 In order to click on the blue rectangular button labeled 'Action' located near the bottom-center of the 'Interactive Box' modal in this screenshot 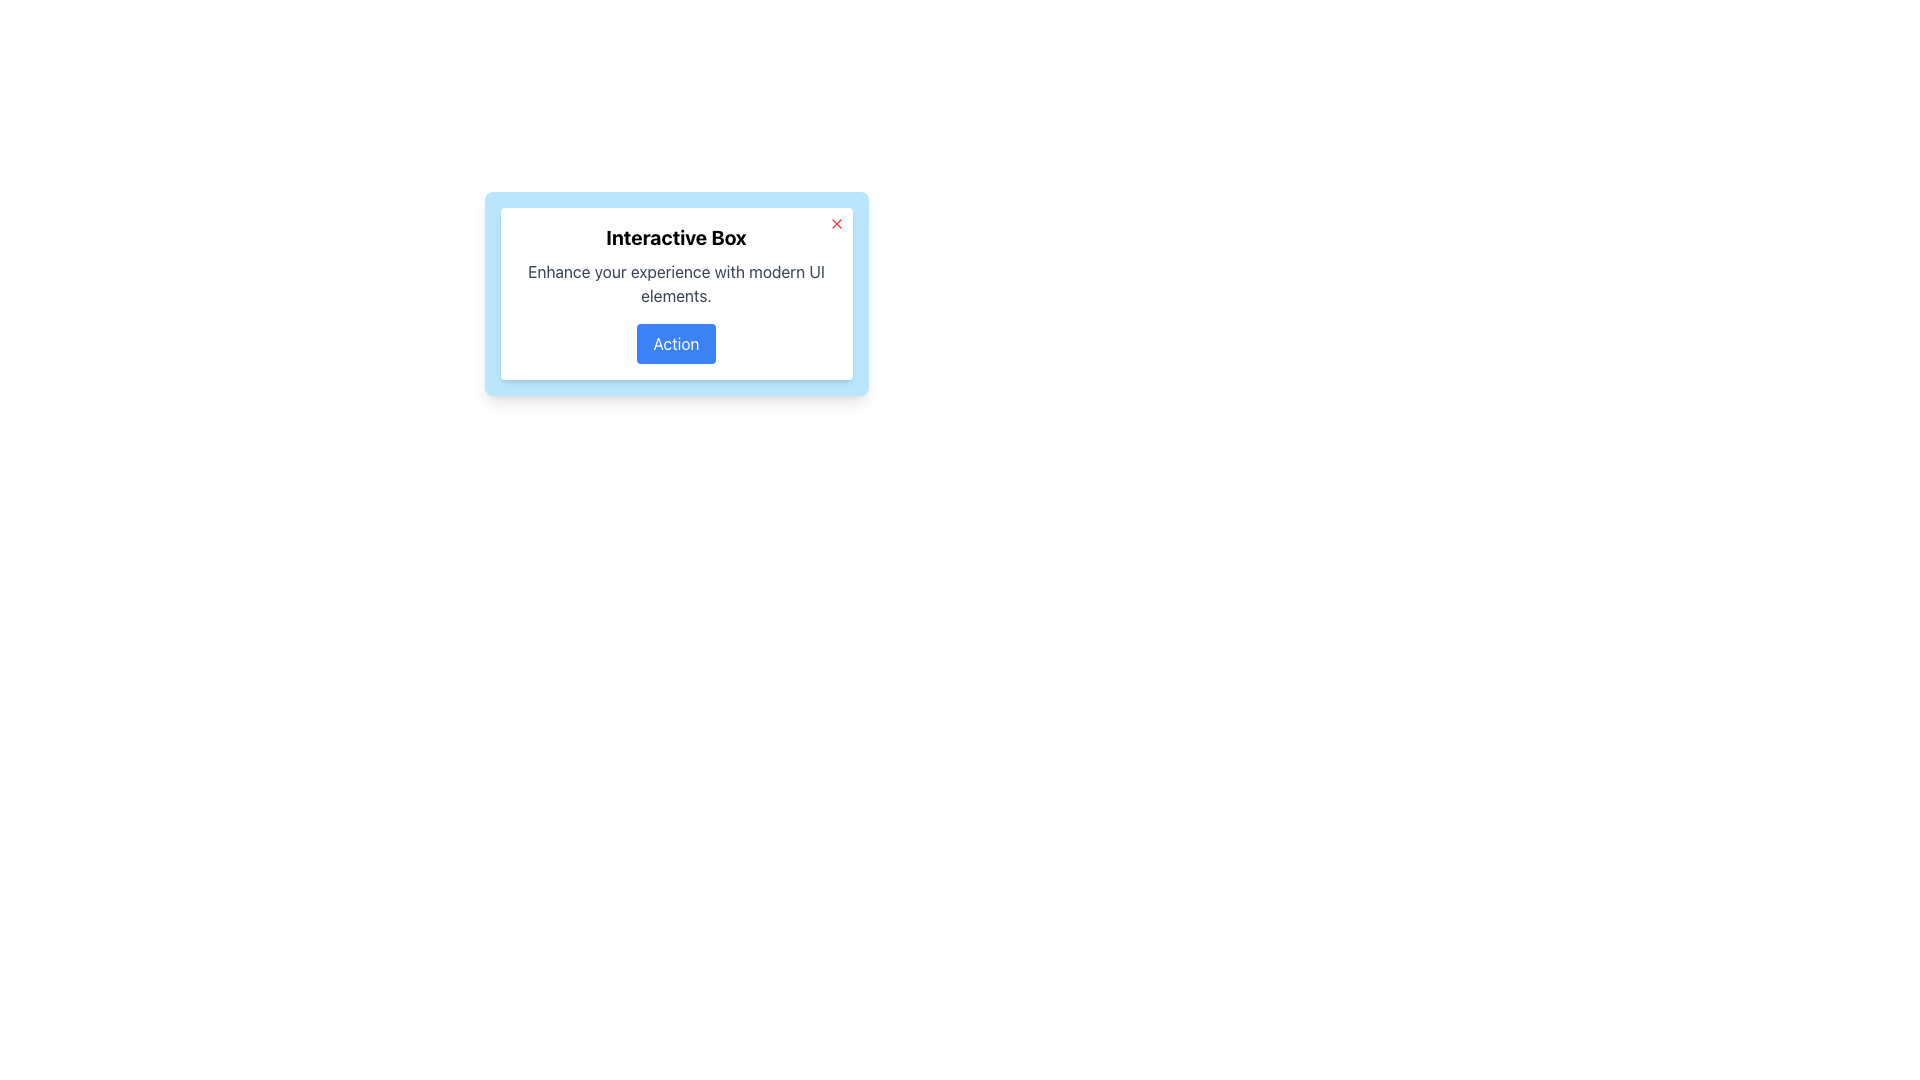, I will do `click(676, 342)`.